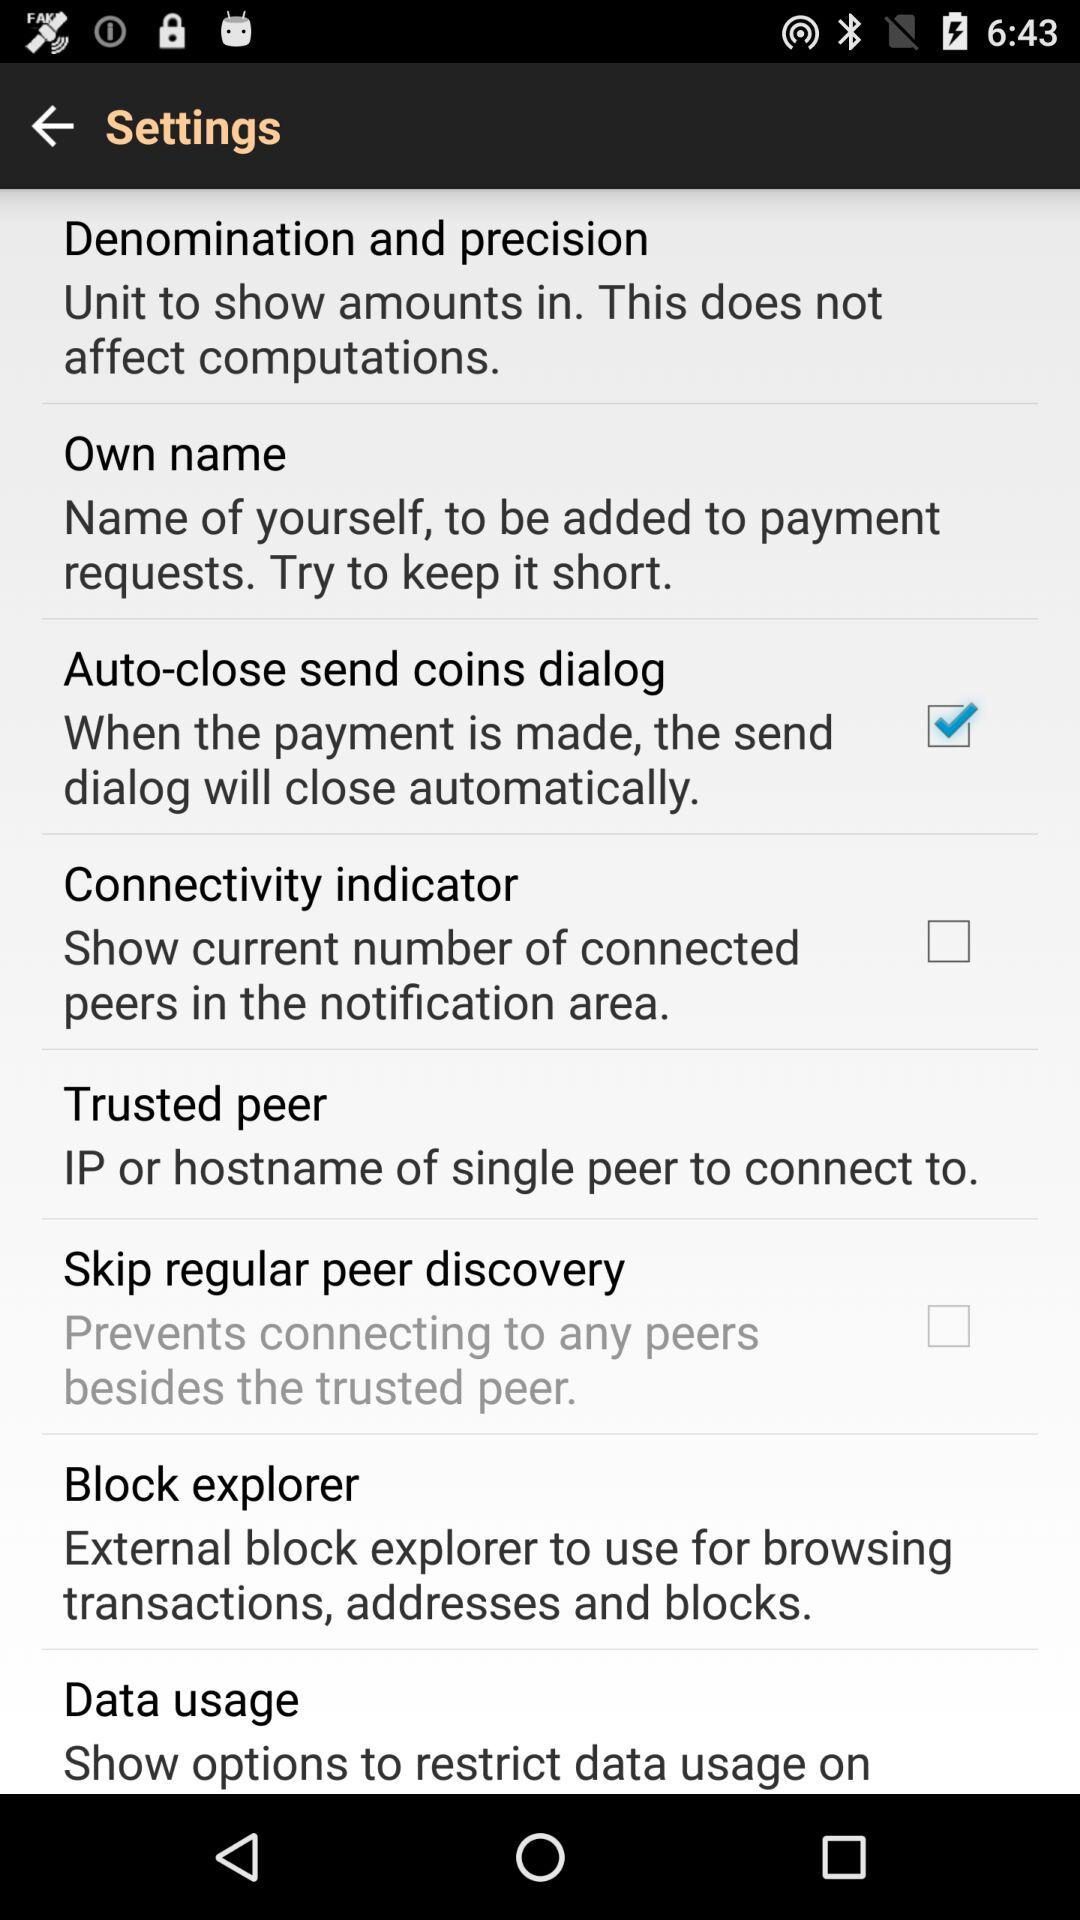 This screenshot has height=1920, width=1080. Describe the element at coordinates (173, 450) in the screenshot. I see `the icon below unit to show item` at that location.